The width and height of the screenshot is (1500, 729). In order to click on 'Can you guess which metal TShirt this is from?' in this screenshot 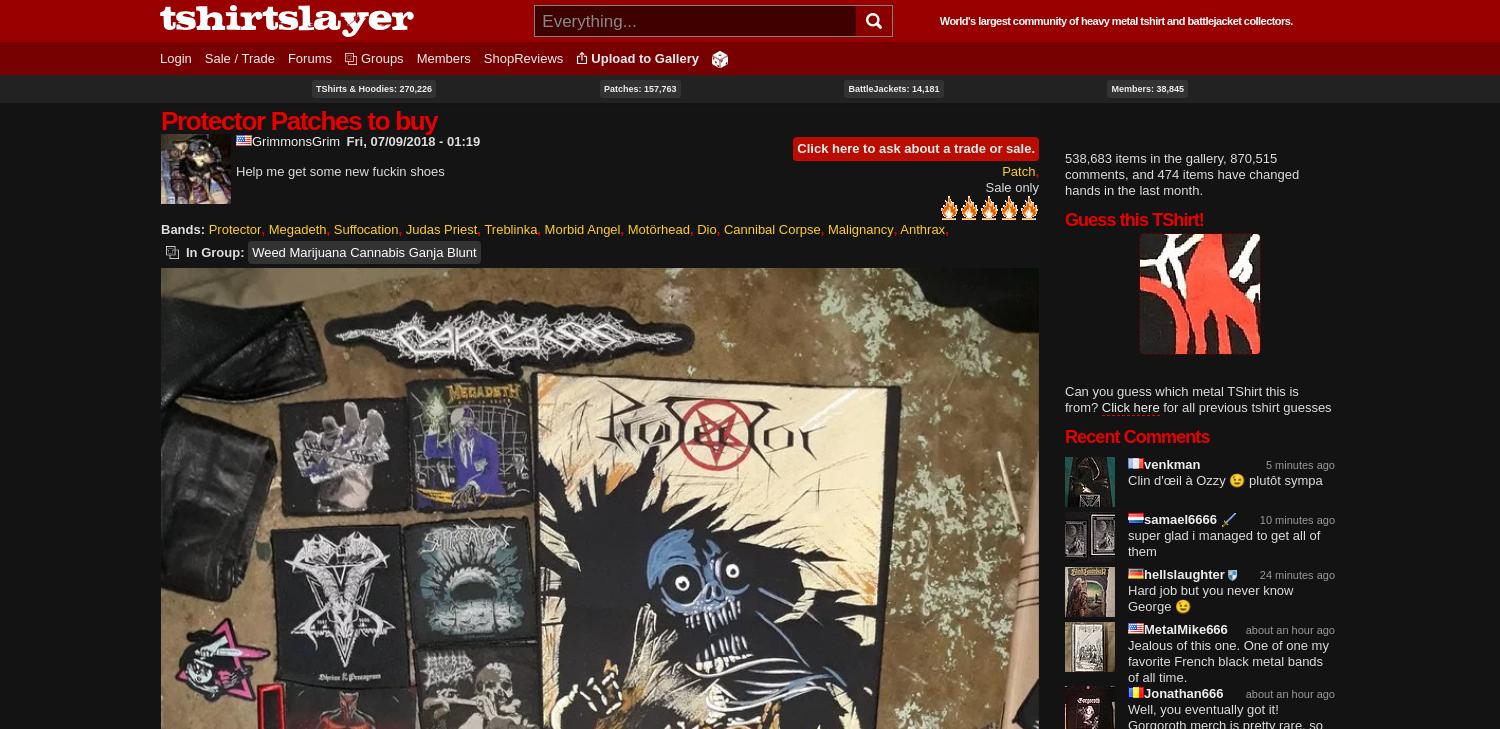, I will do `click(1181, 399)`.